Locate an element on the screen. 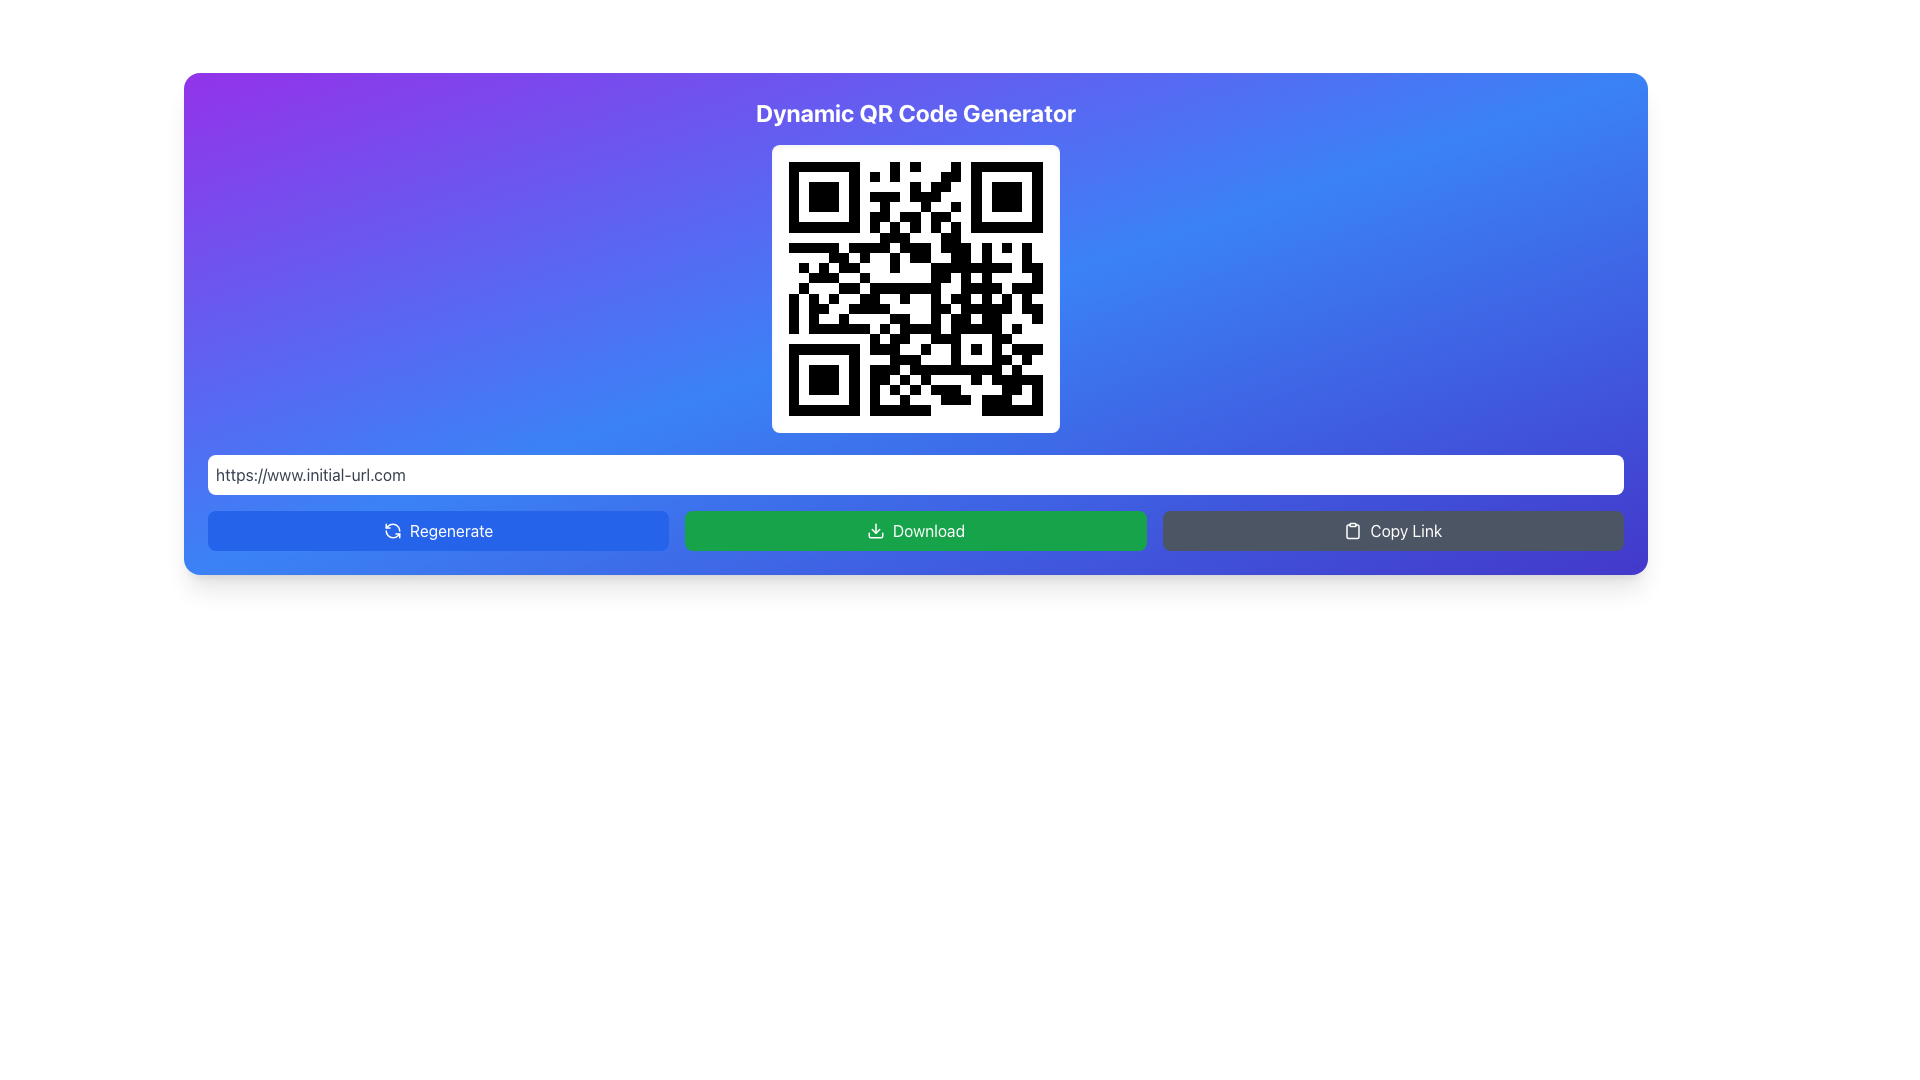 Image resolution: width=1920 pixels, height=1080 pixels. the icon located to the left of the 'Copy Link' text in the 'Copy Link' button, which is used to copy linked content is located at coordinates (1353, 530).